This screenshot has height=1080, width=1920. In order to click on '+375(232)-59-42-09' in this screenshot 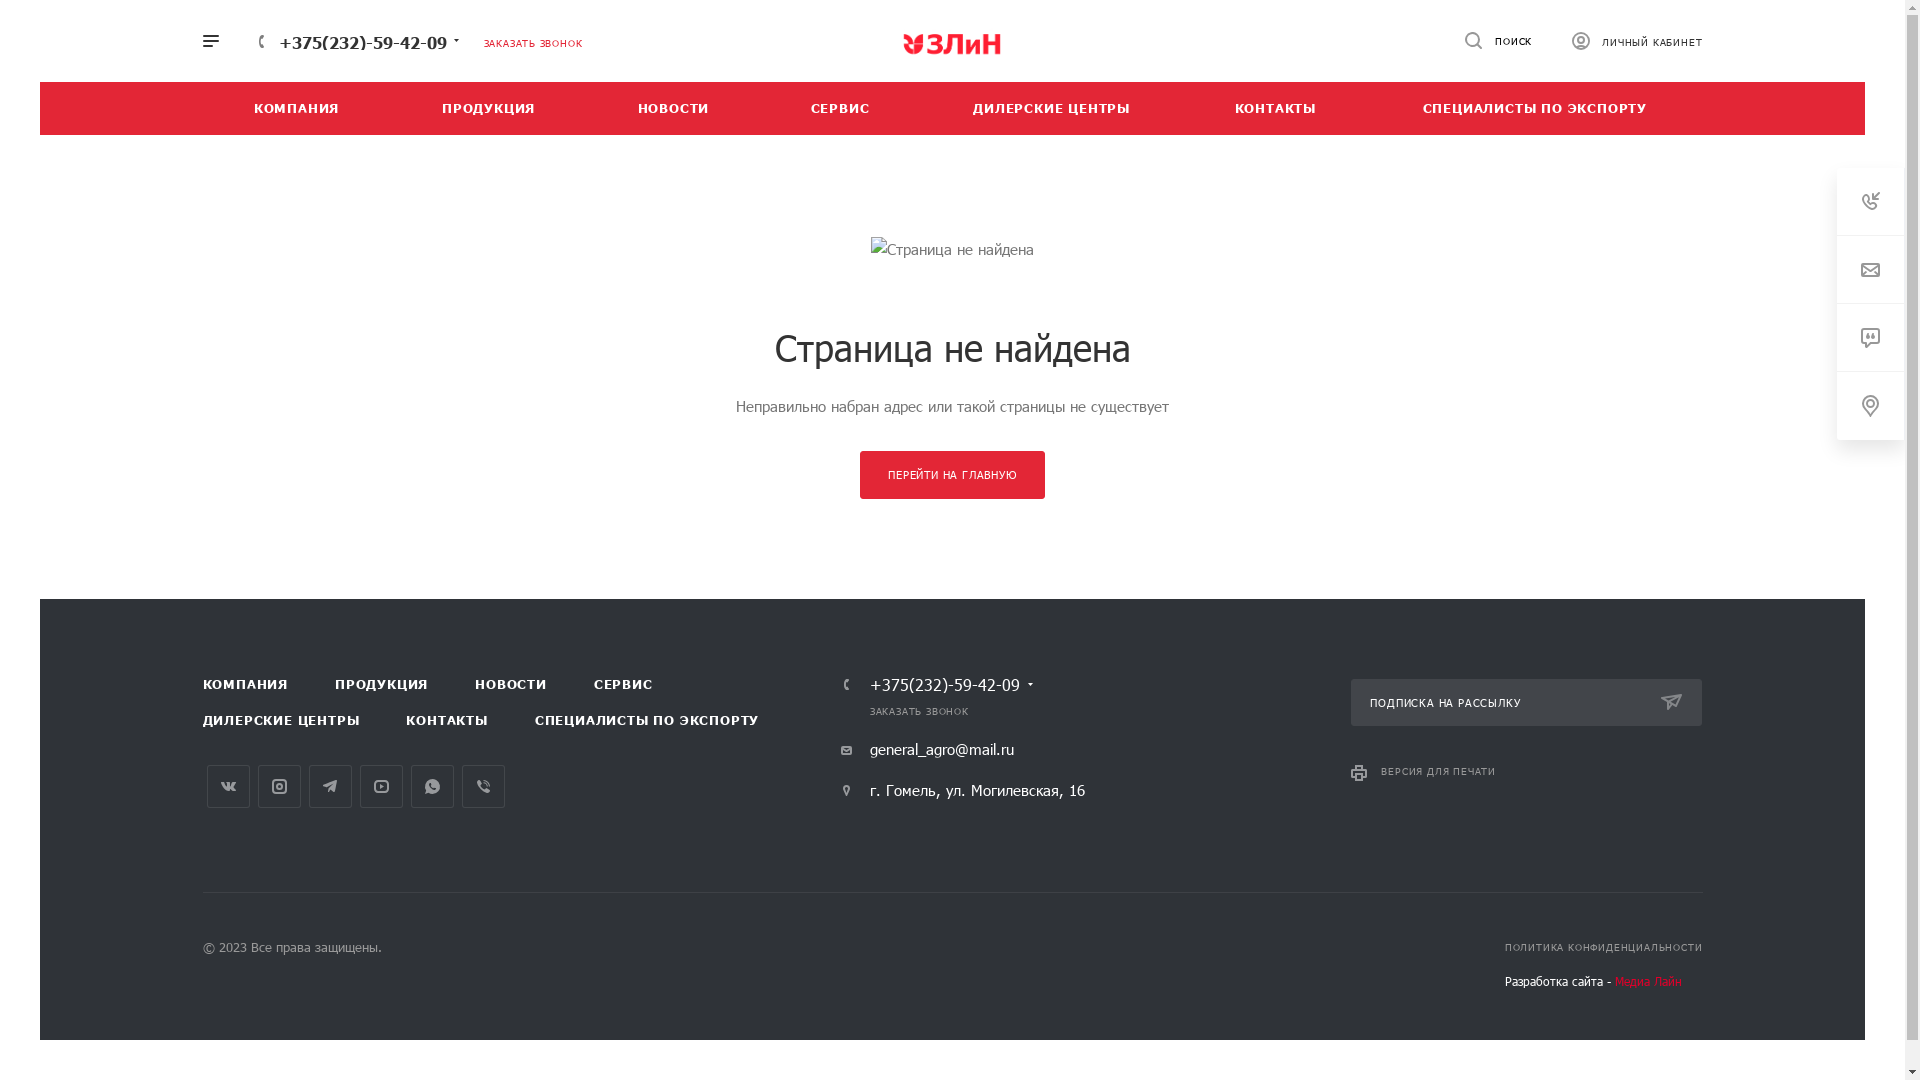, I will do `click(944, 684)`.